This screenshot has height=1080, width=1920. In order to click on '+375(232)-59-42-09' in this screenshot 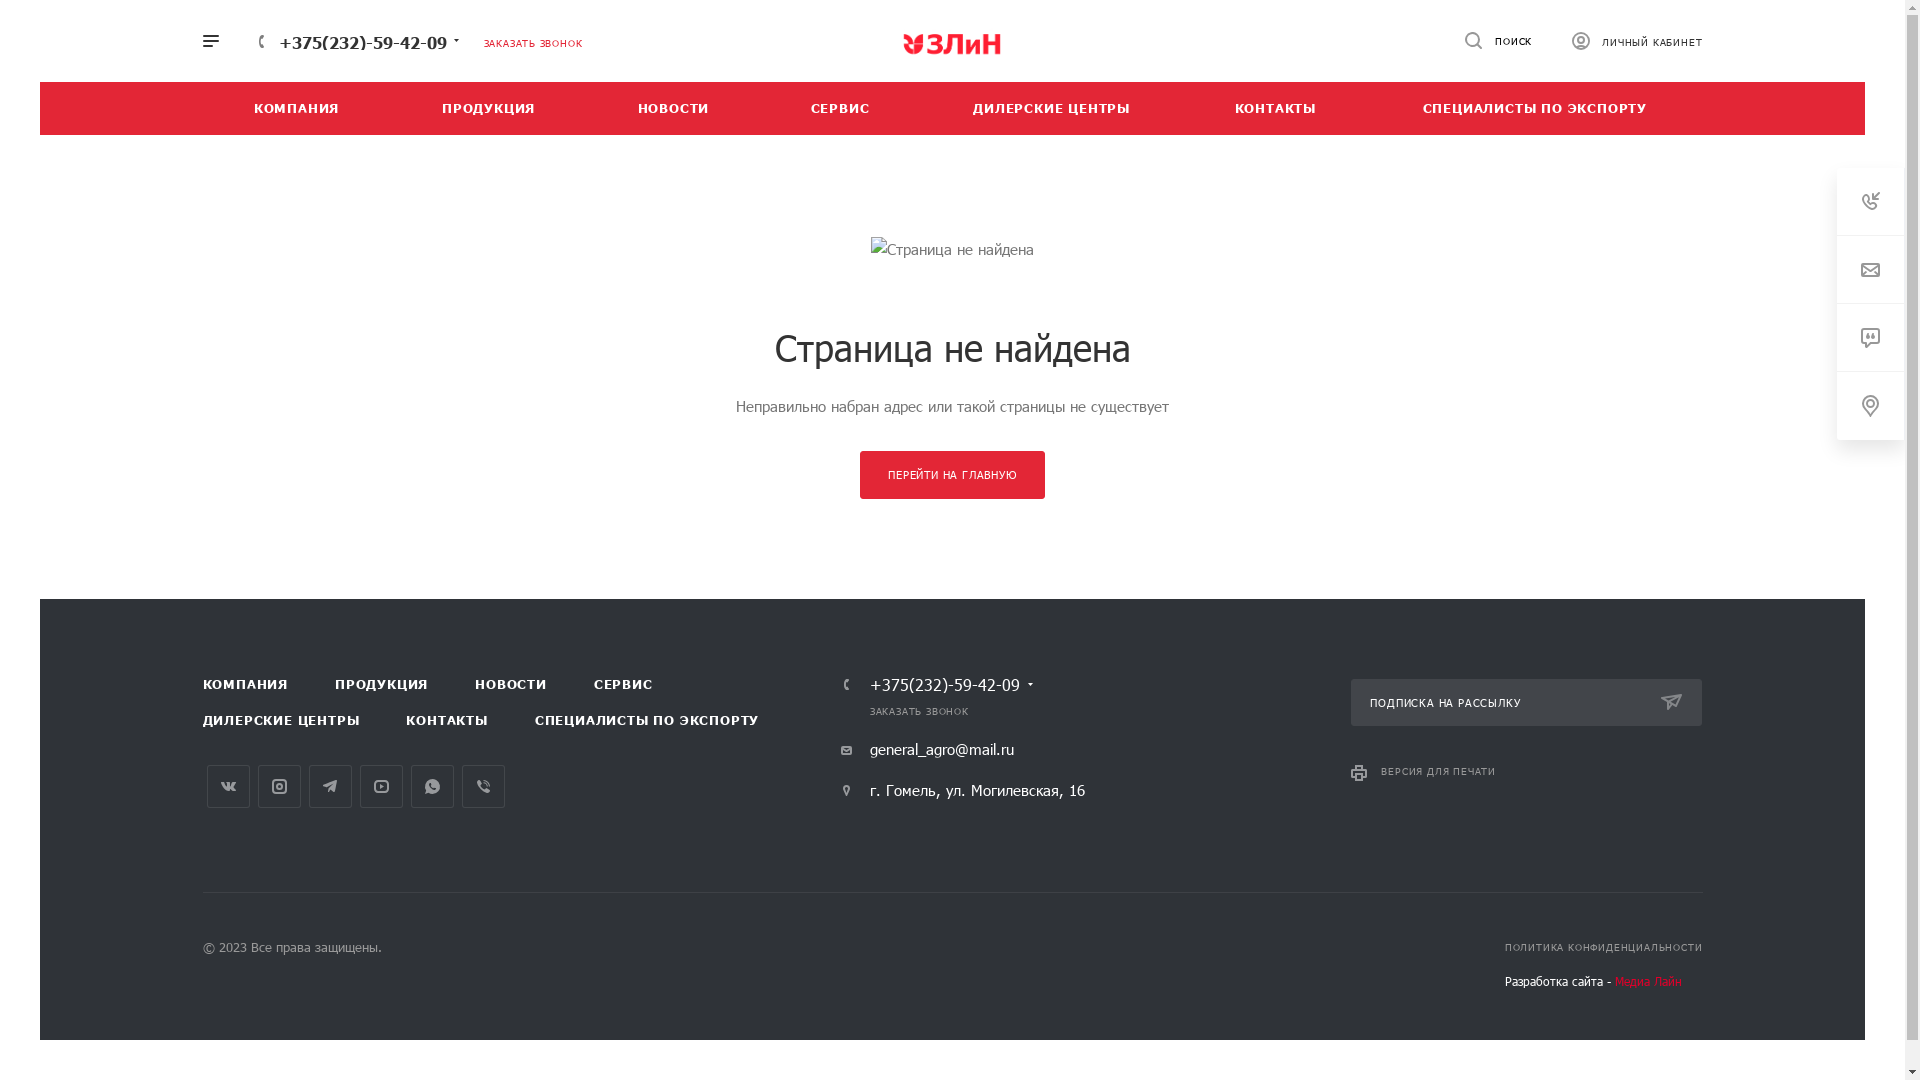, I will do `click(944, 684)`.